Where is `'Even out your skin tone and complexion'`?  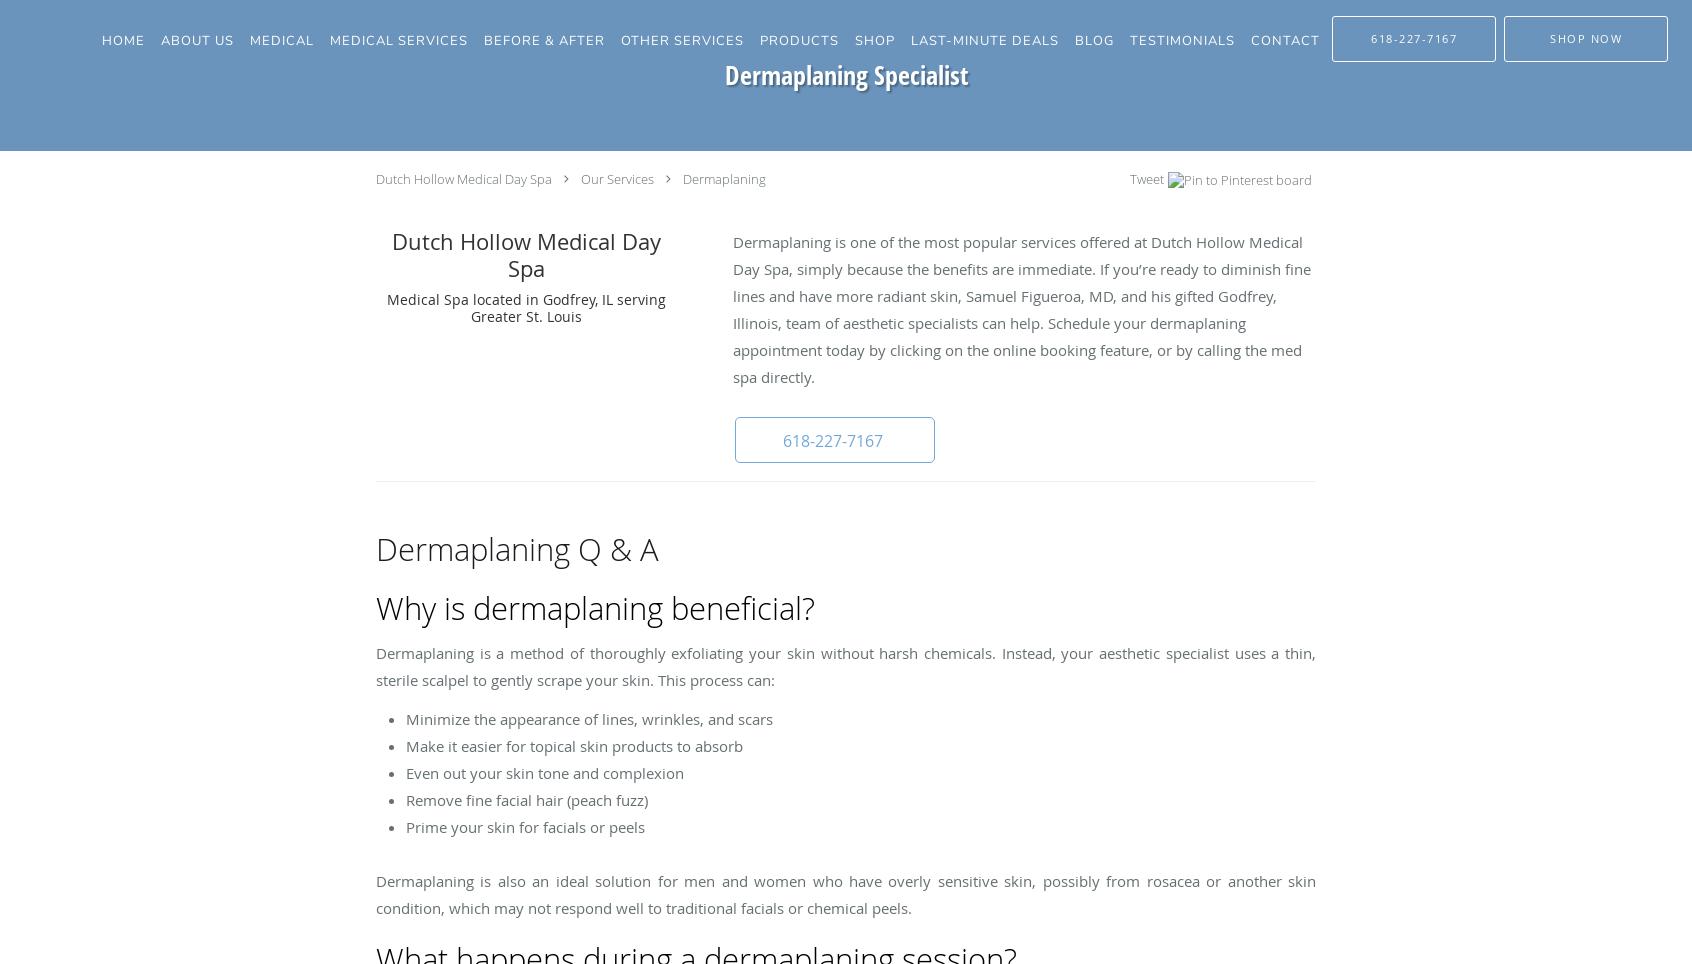
'Even out your skin tone and complexion' is located at coordinates (544, 773).